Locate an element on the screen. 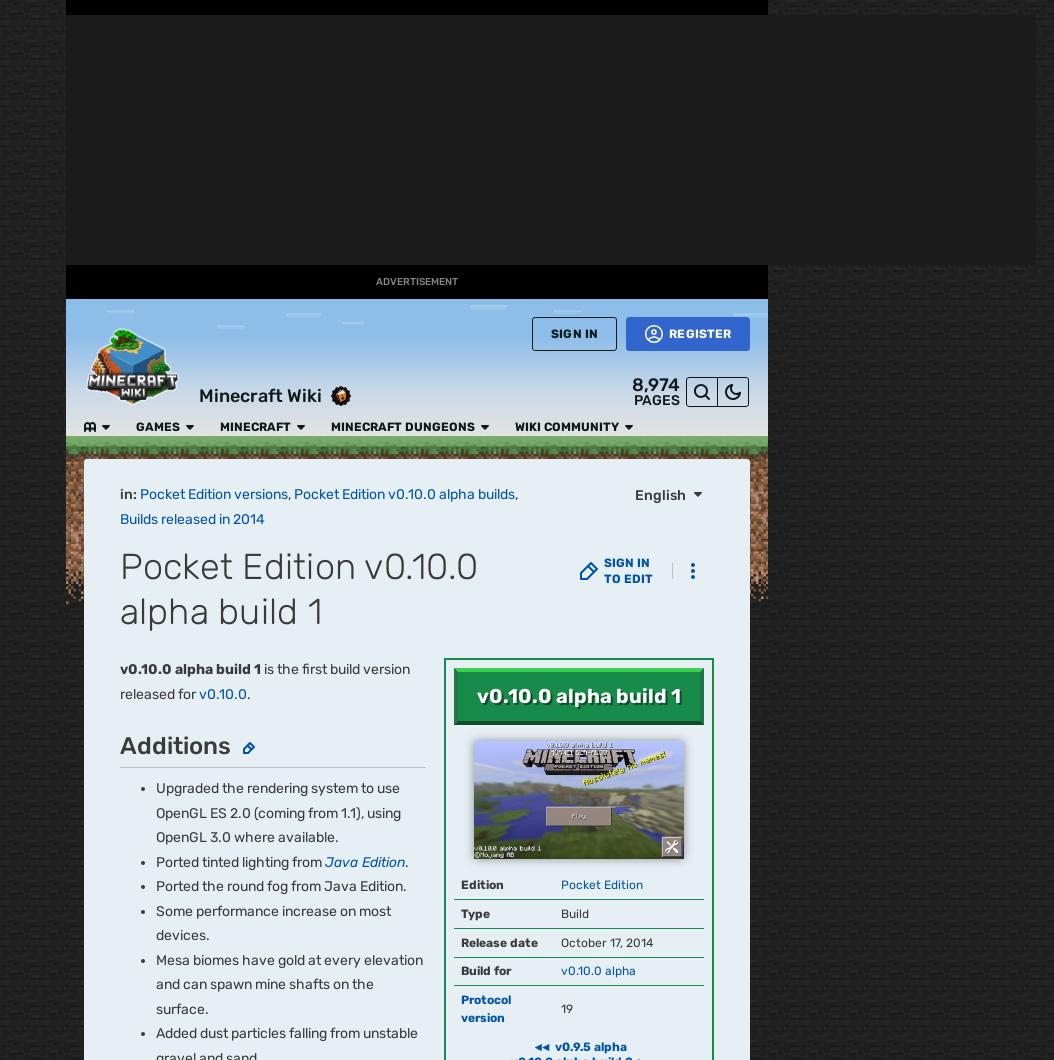 The width and height of the screenshot is (1054, 1060). 'Fan Central' is located at coordinates (32, 190).